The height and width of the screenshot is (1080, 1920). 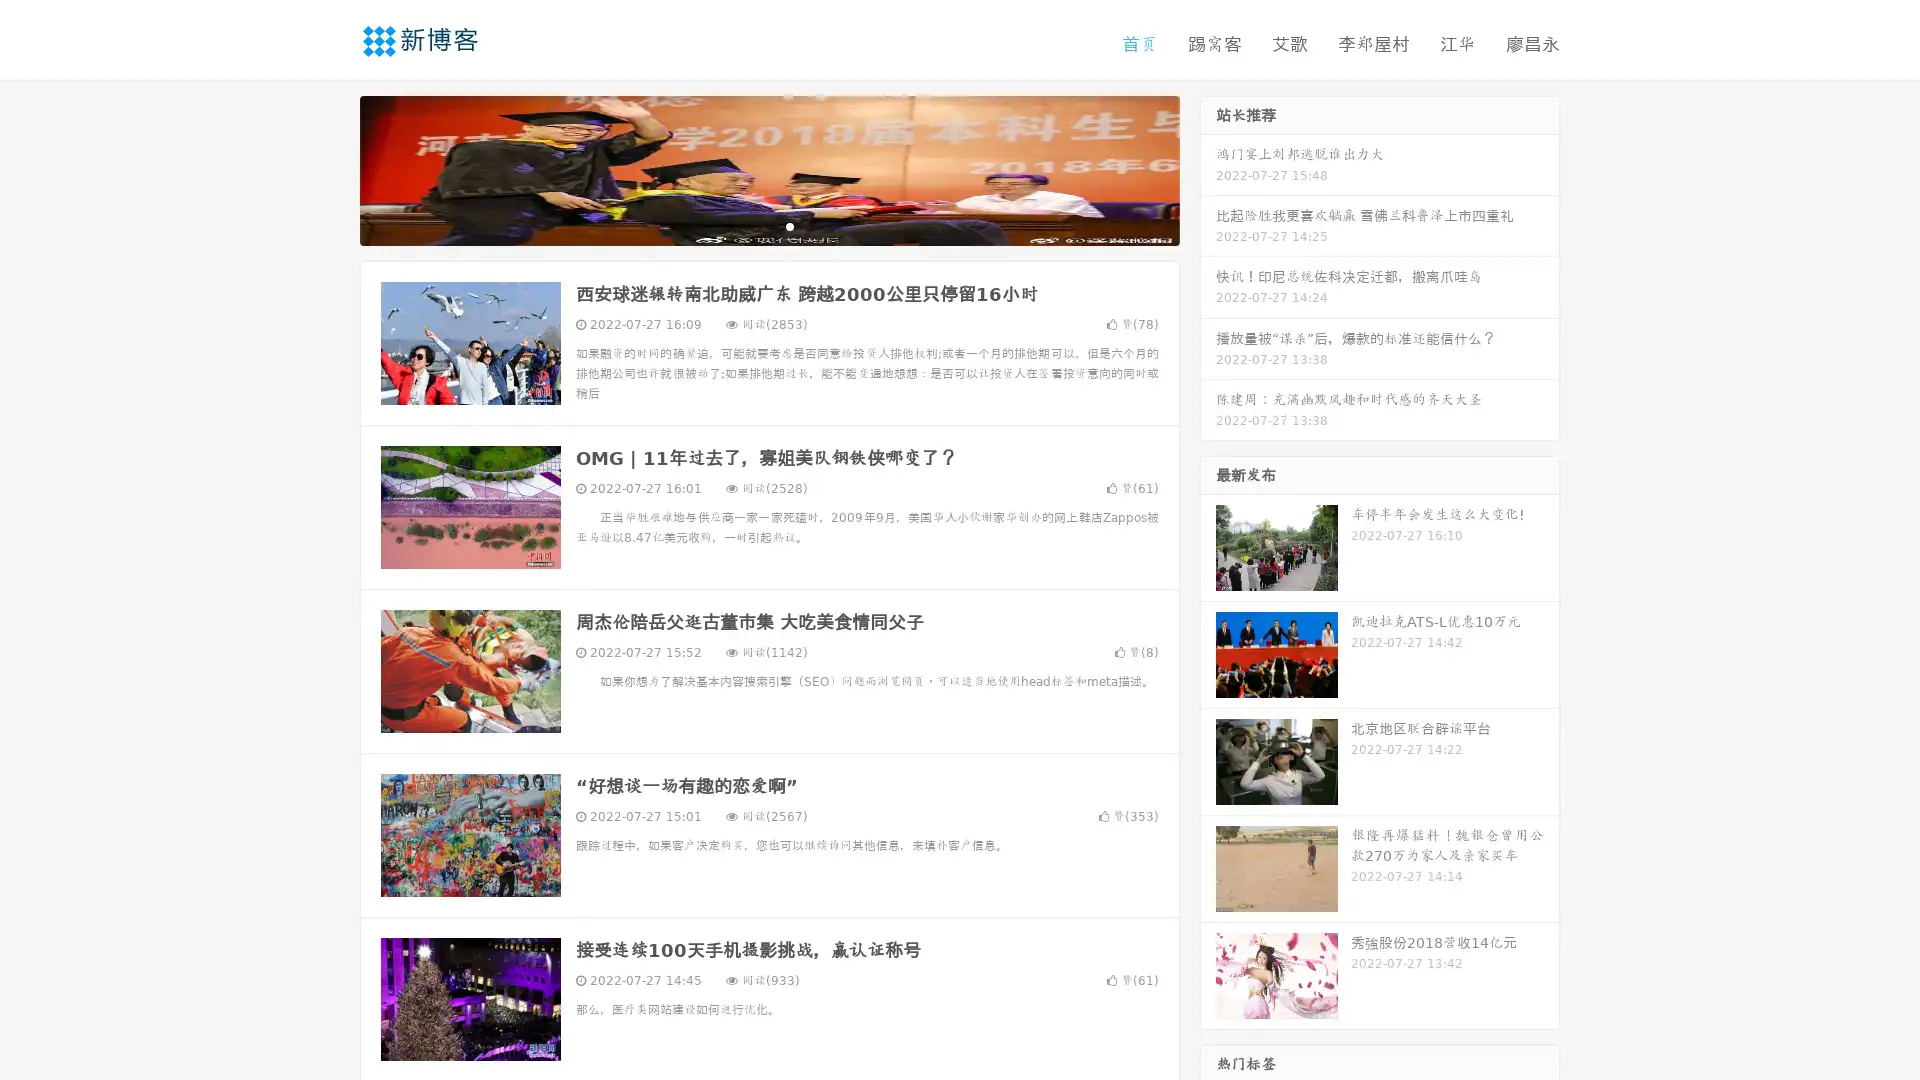 I want to click on Go to slide 1, so click(x=748, y=225).